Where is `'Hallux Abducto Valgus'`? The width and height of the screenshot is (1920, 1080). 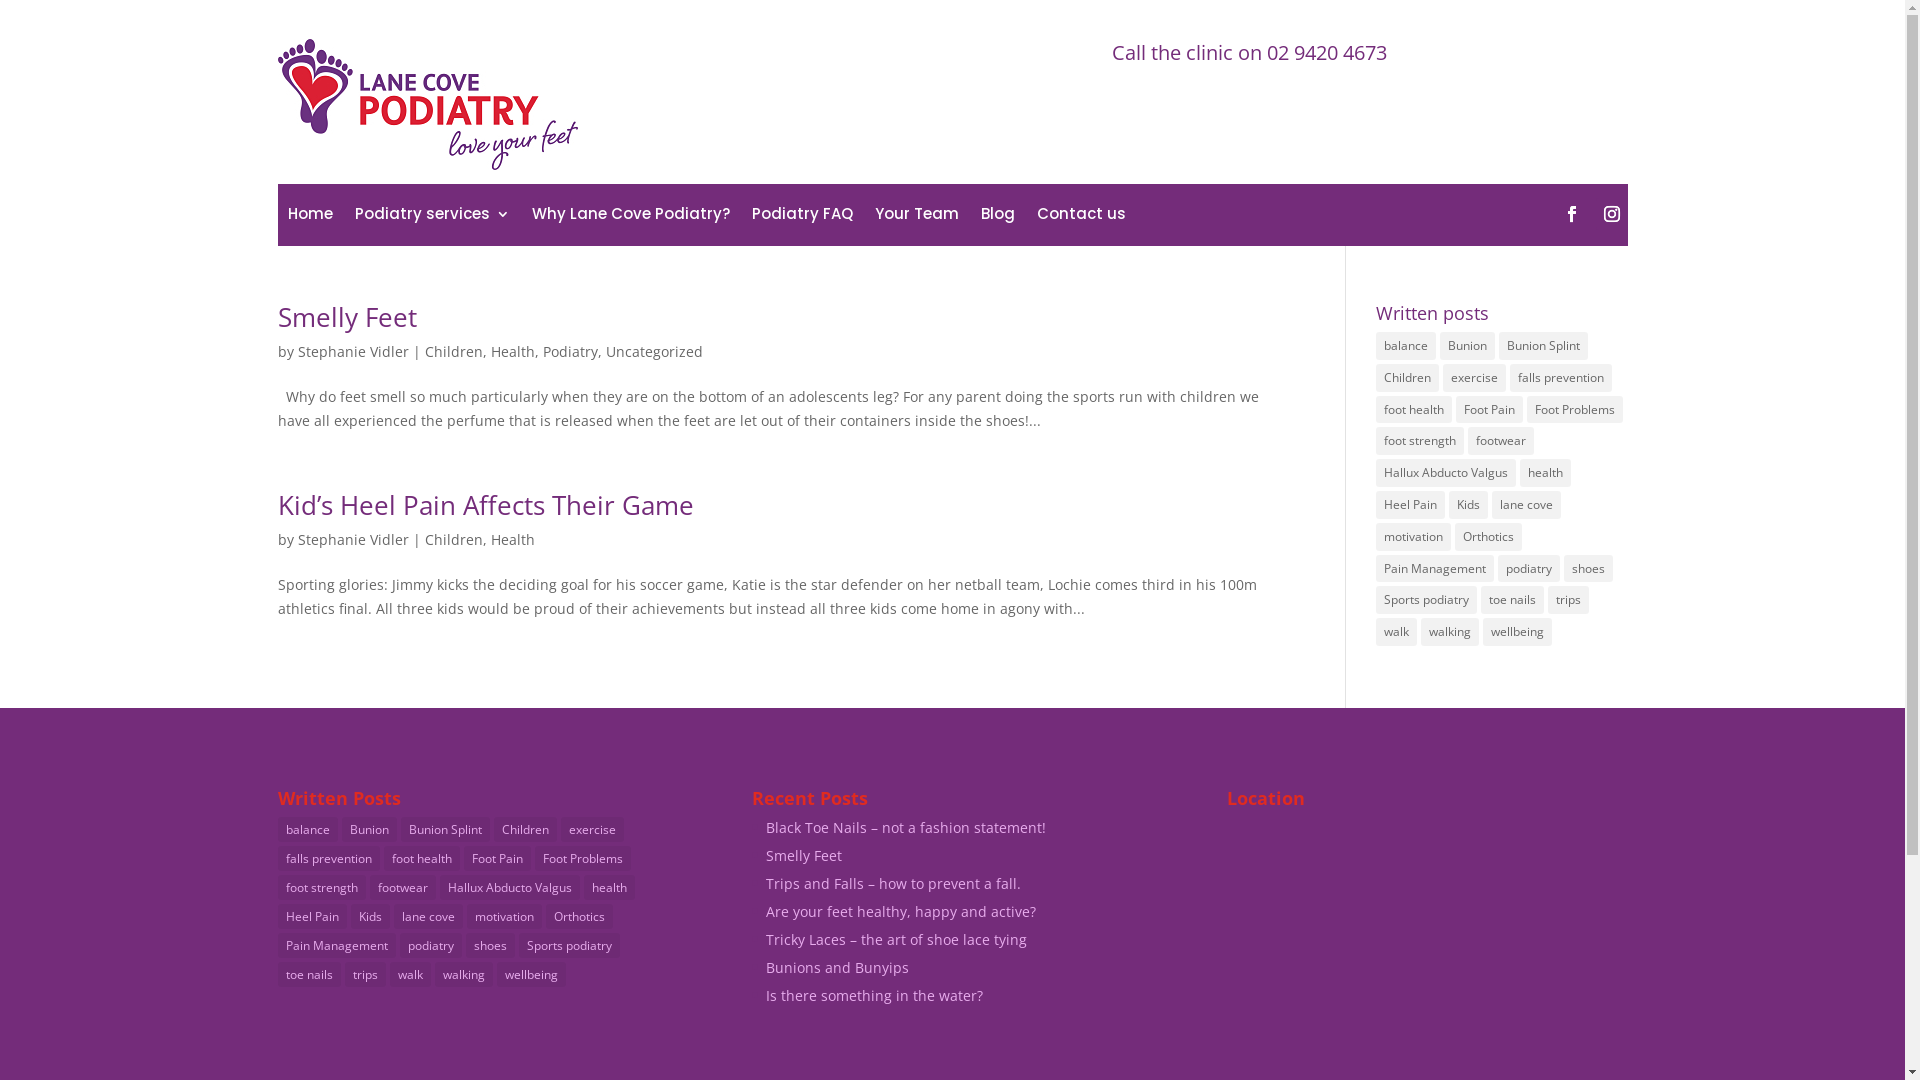
'Hallux Abducto Valgus' is located at coordinates (439, 886).